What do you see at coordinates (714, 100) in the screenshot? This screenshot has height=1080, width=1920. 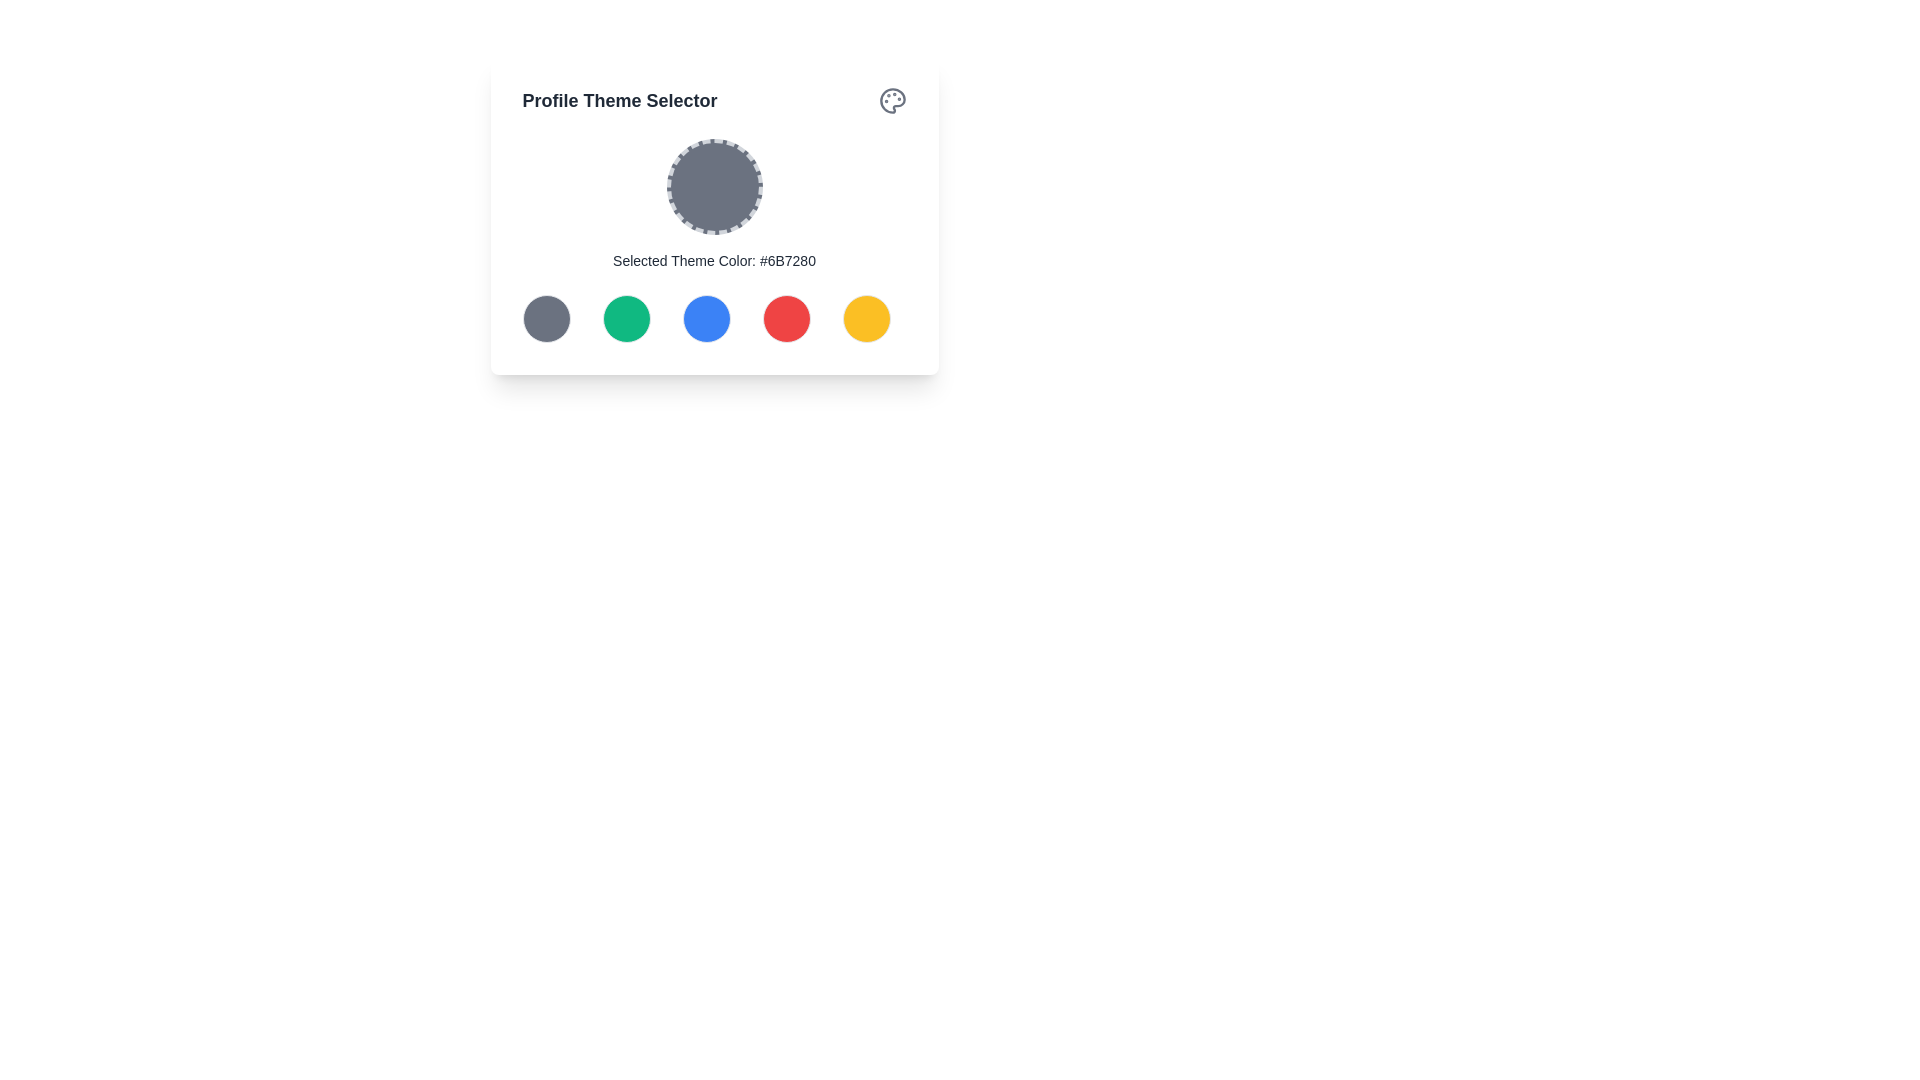 I see `the Header Bar containing the text 'Profile Theme Selector' and a palette icon, located at the top of the modal` at bounding box center [714, 100].